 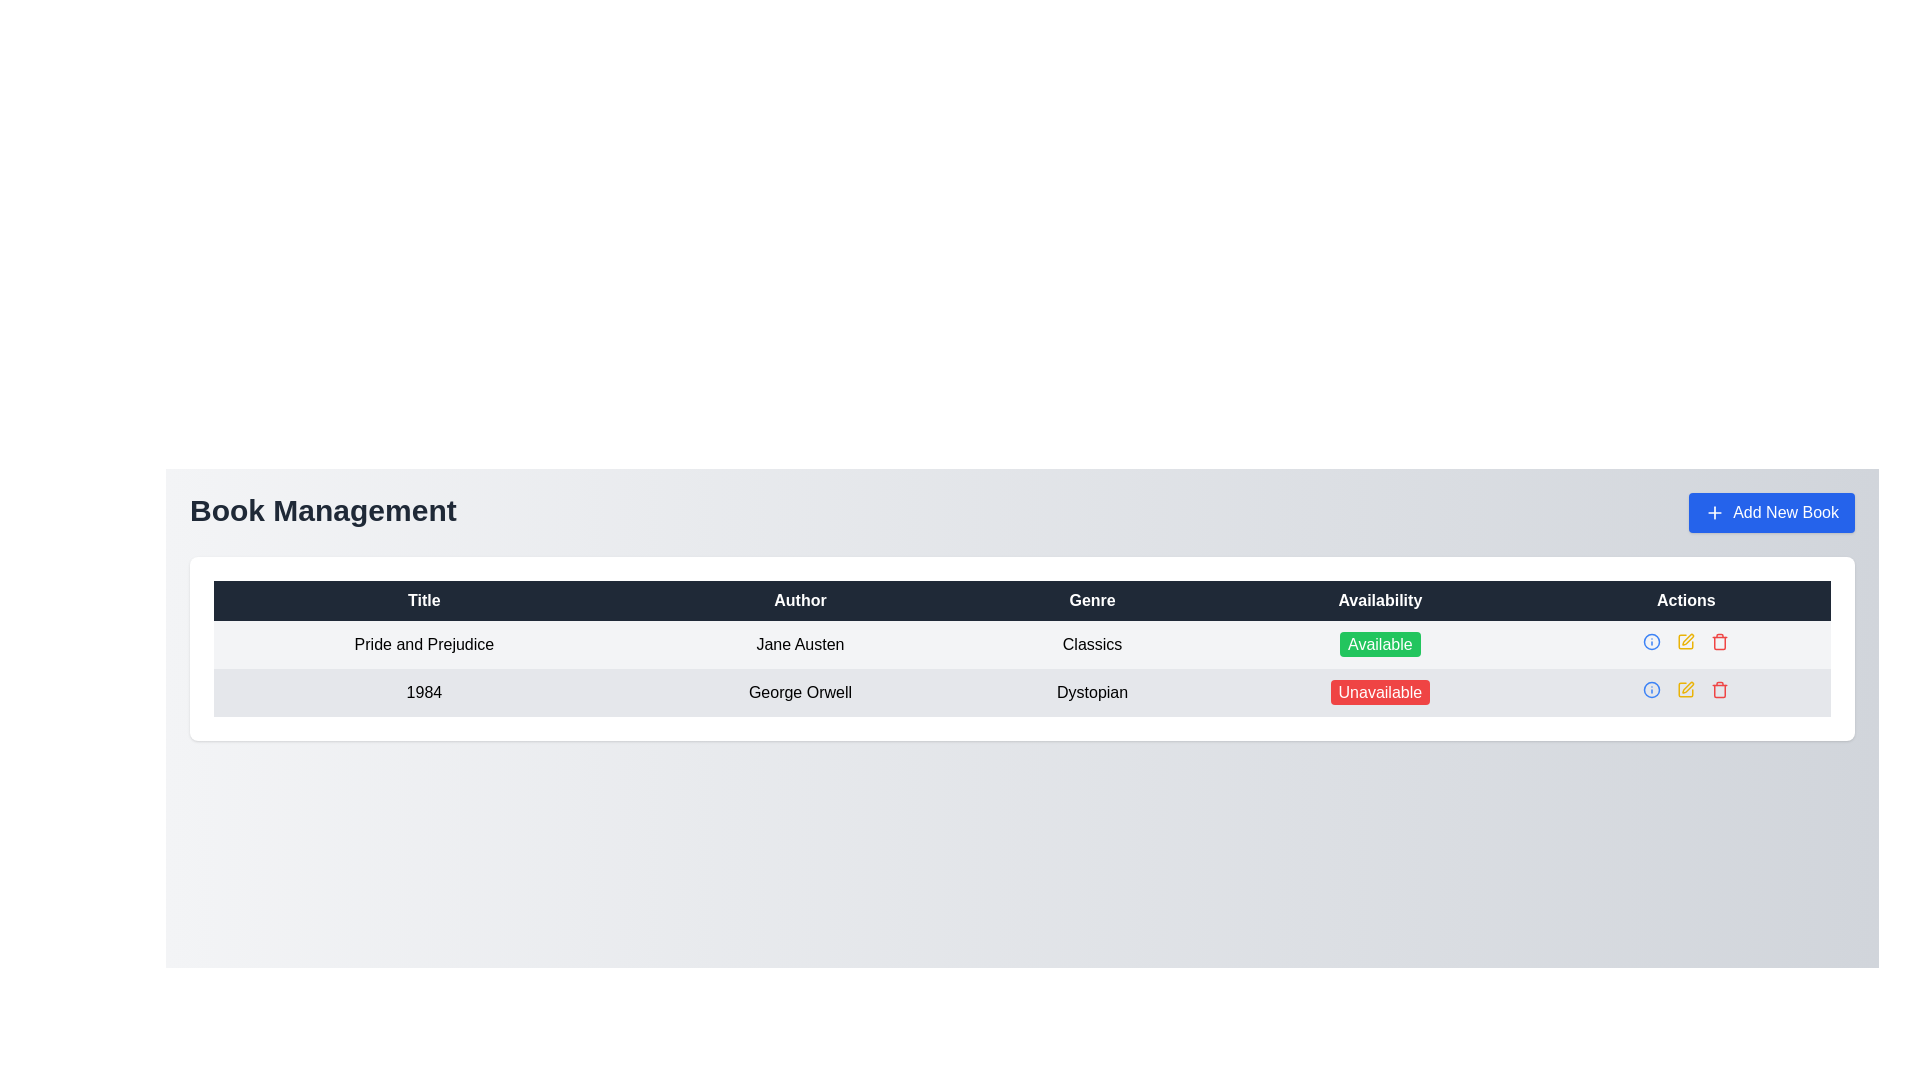 I want to click on the red trash can icon button located at the far right of the action column in the first row of the table, so click(x=1719, y=689).